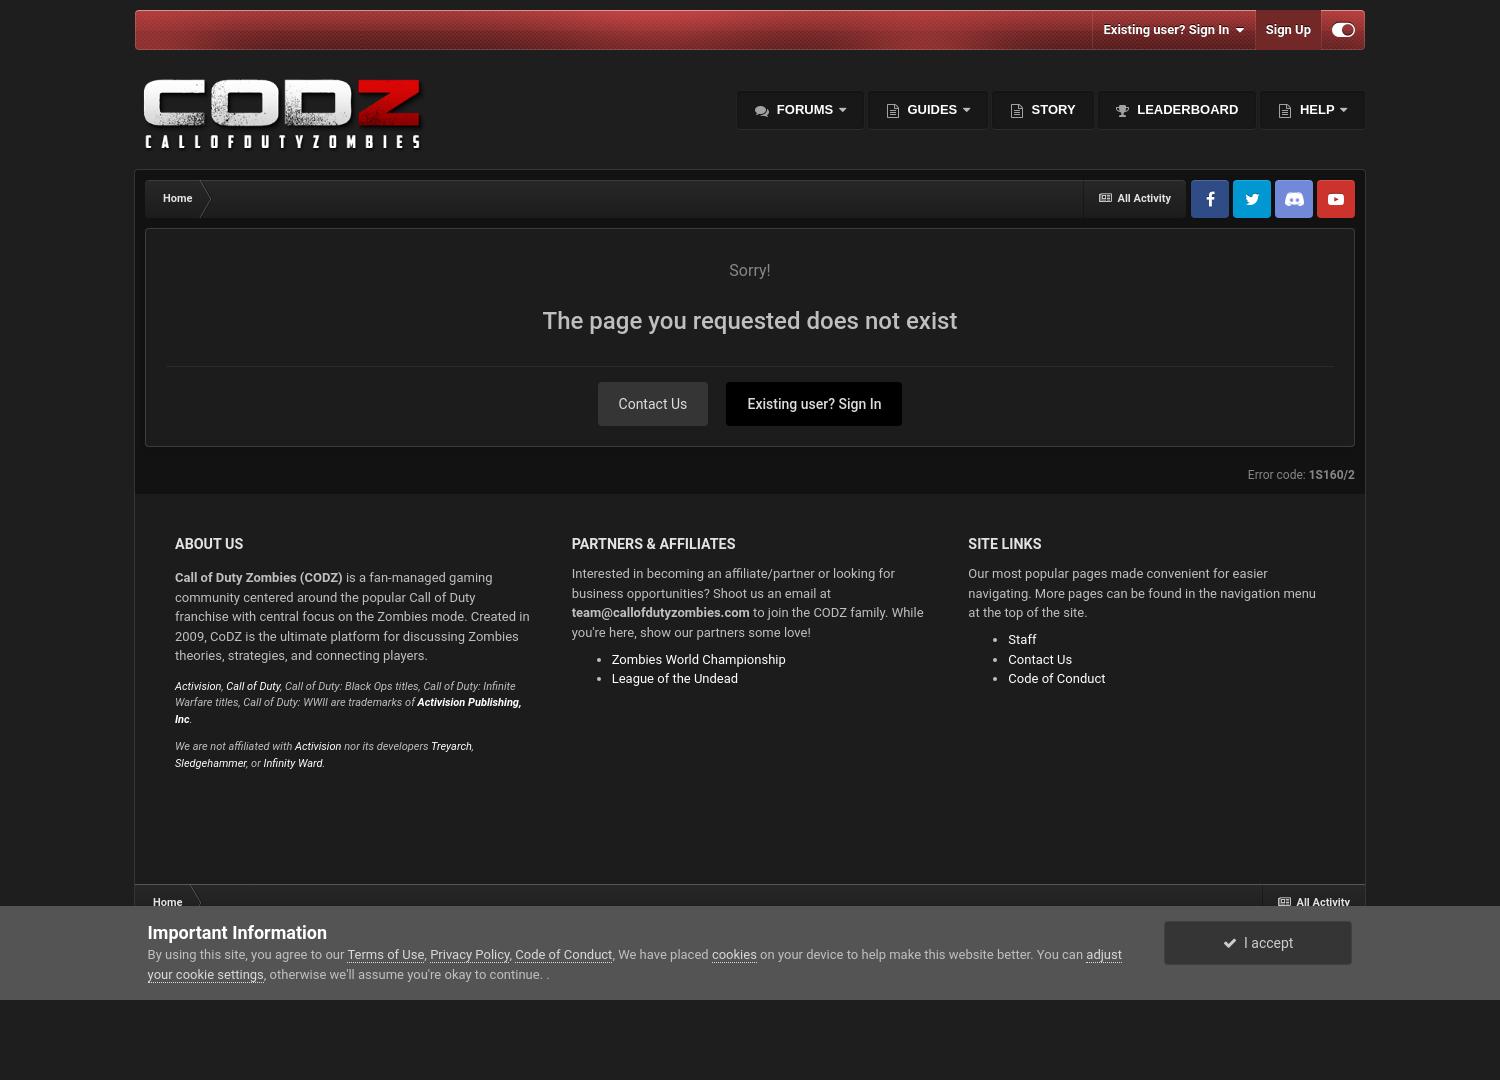  What do you see at coordinates (1296, 109) in the screenshot?
I see `'Help'` at bounding box center [1296, 109].